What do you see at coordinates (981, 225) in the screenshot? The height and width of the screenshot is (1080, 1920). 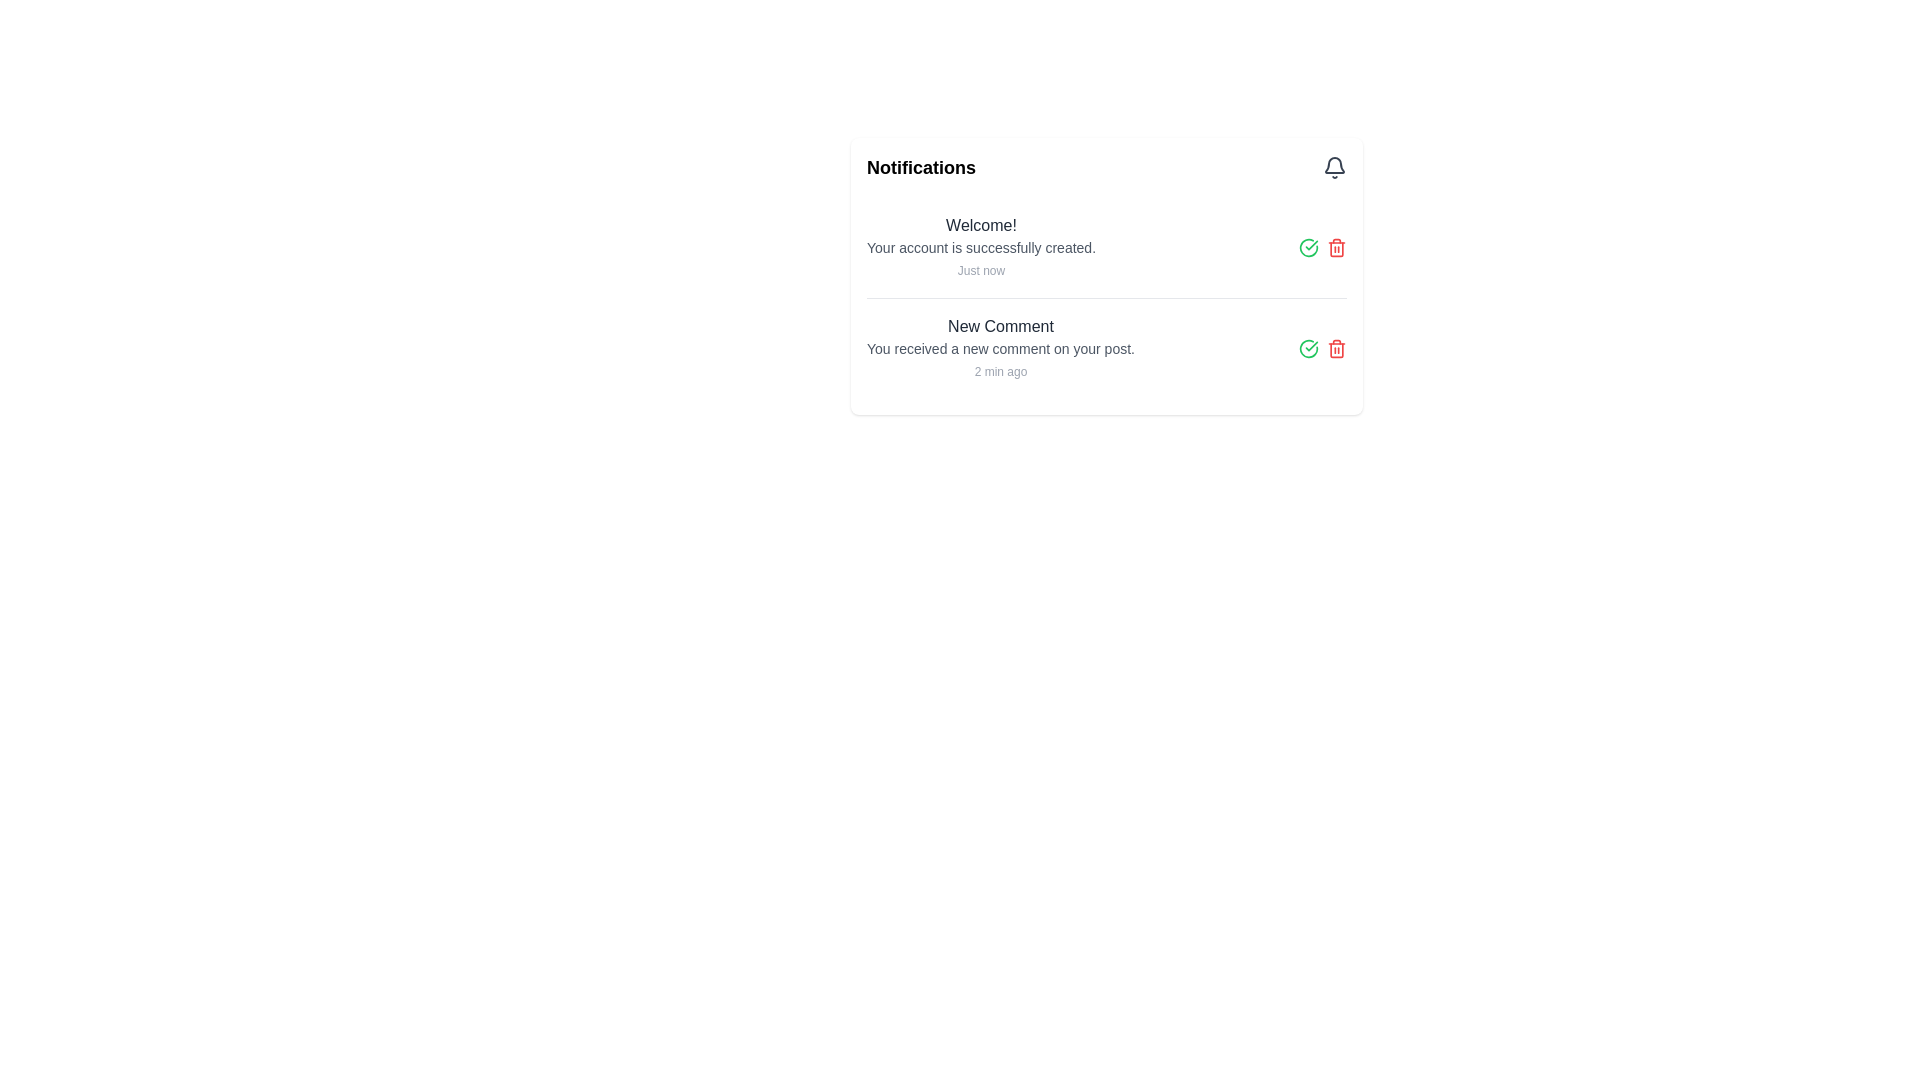 I see `the text element saying 'Welcome!' which is styled with a medium-weight, gray font and serves as the heading in the notification panel` at bounding box center [981, 225].